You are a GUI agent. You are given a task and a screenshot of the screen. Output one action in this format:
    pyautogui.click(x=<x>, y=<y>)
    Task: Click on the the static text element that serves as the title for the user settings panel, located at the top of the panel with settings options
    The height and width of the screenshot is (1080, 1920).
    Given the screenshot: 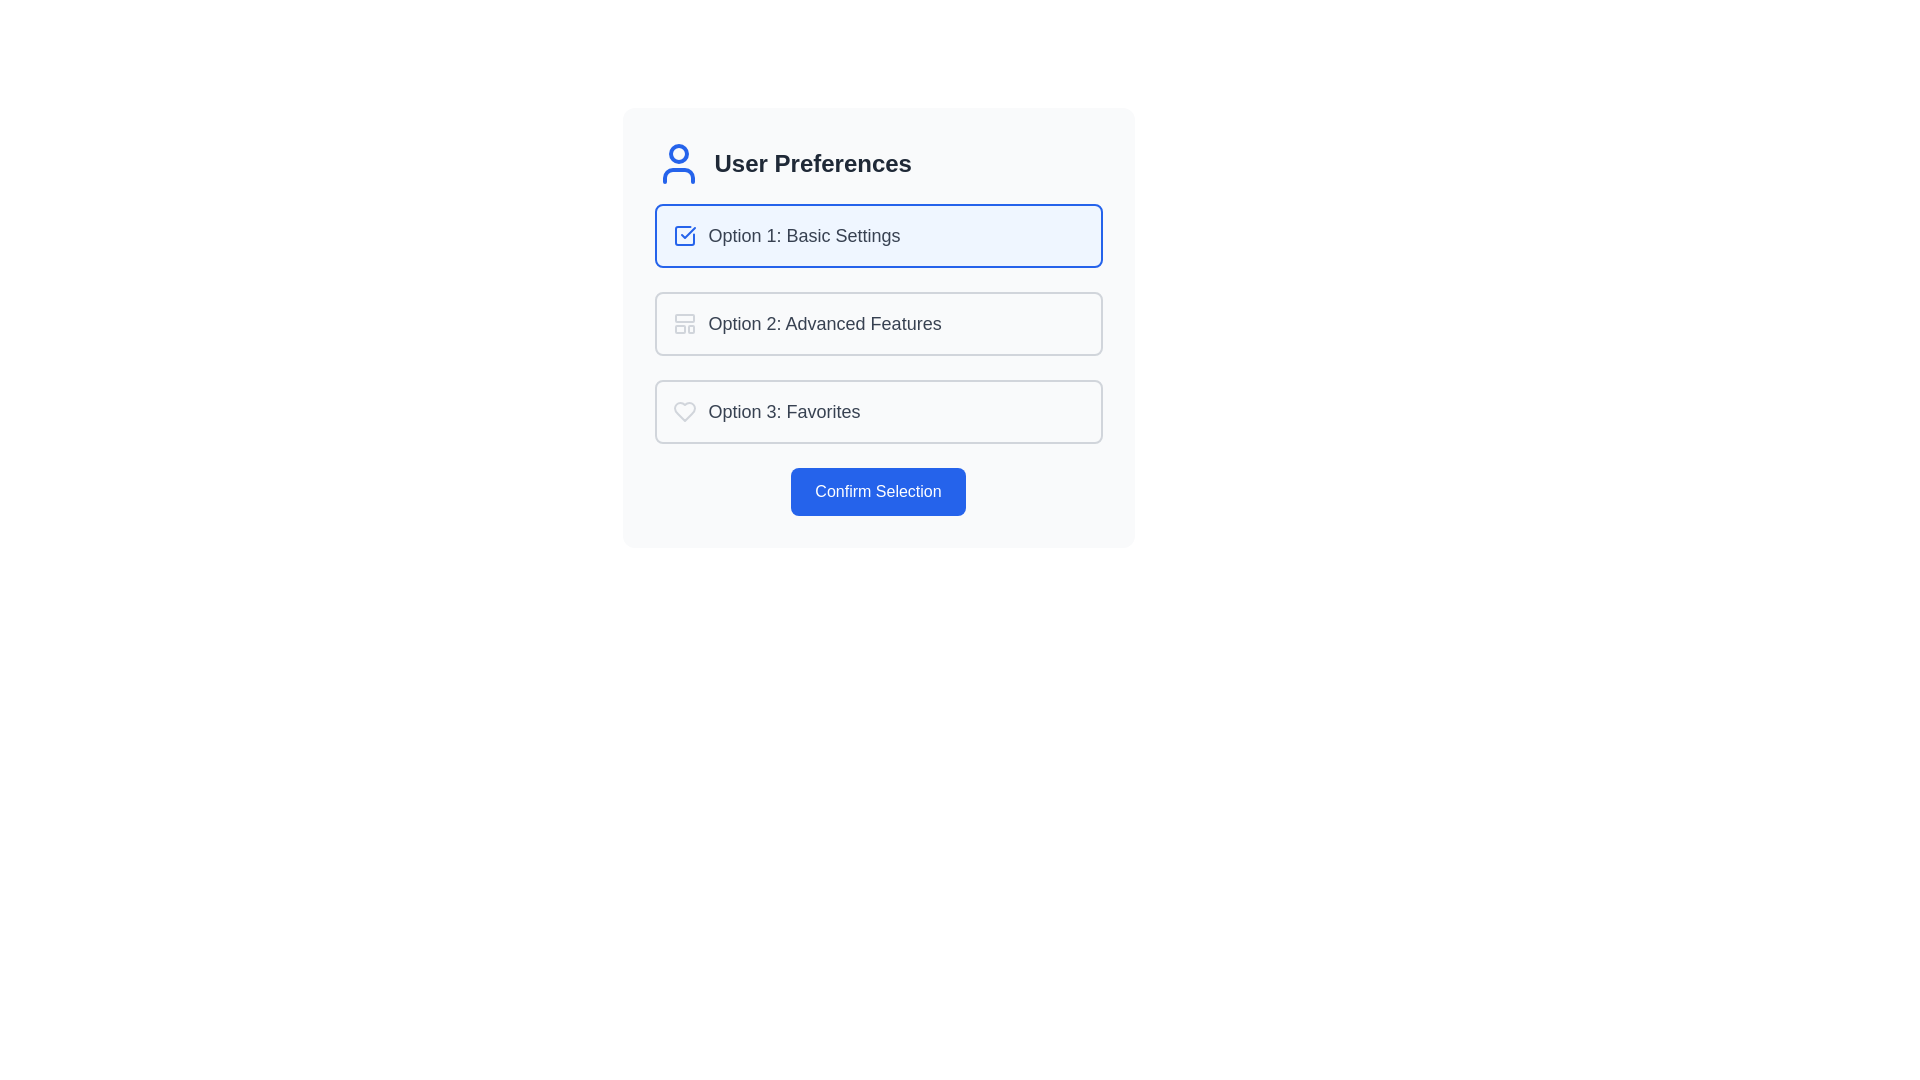 What is the action you would take?
    pyautogui.click(x=813, y=163)
    